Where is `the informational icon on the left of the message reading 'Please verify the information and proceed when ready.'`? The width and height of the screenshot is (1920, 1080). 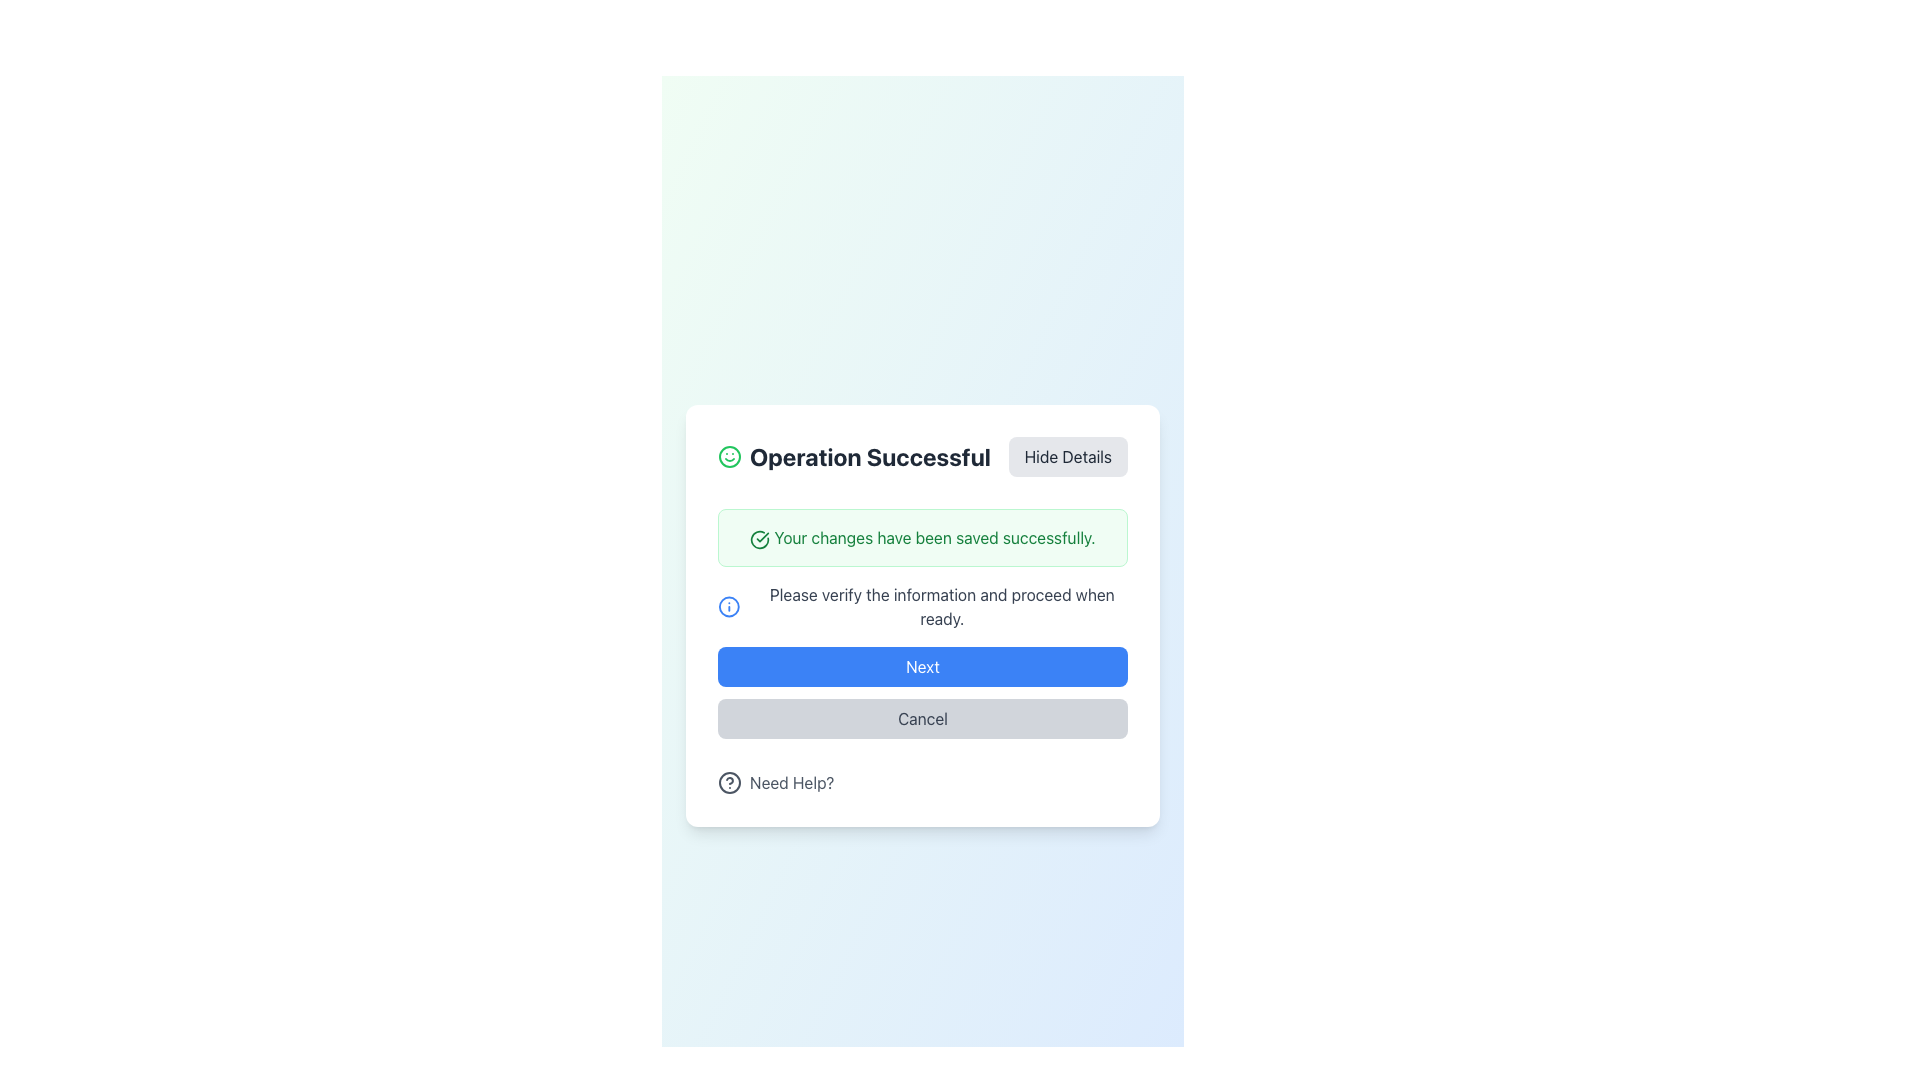 the informational icon on the left of the message reading 'Please verify the information and proceed when ready.' is located at coordinates (921, 605).